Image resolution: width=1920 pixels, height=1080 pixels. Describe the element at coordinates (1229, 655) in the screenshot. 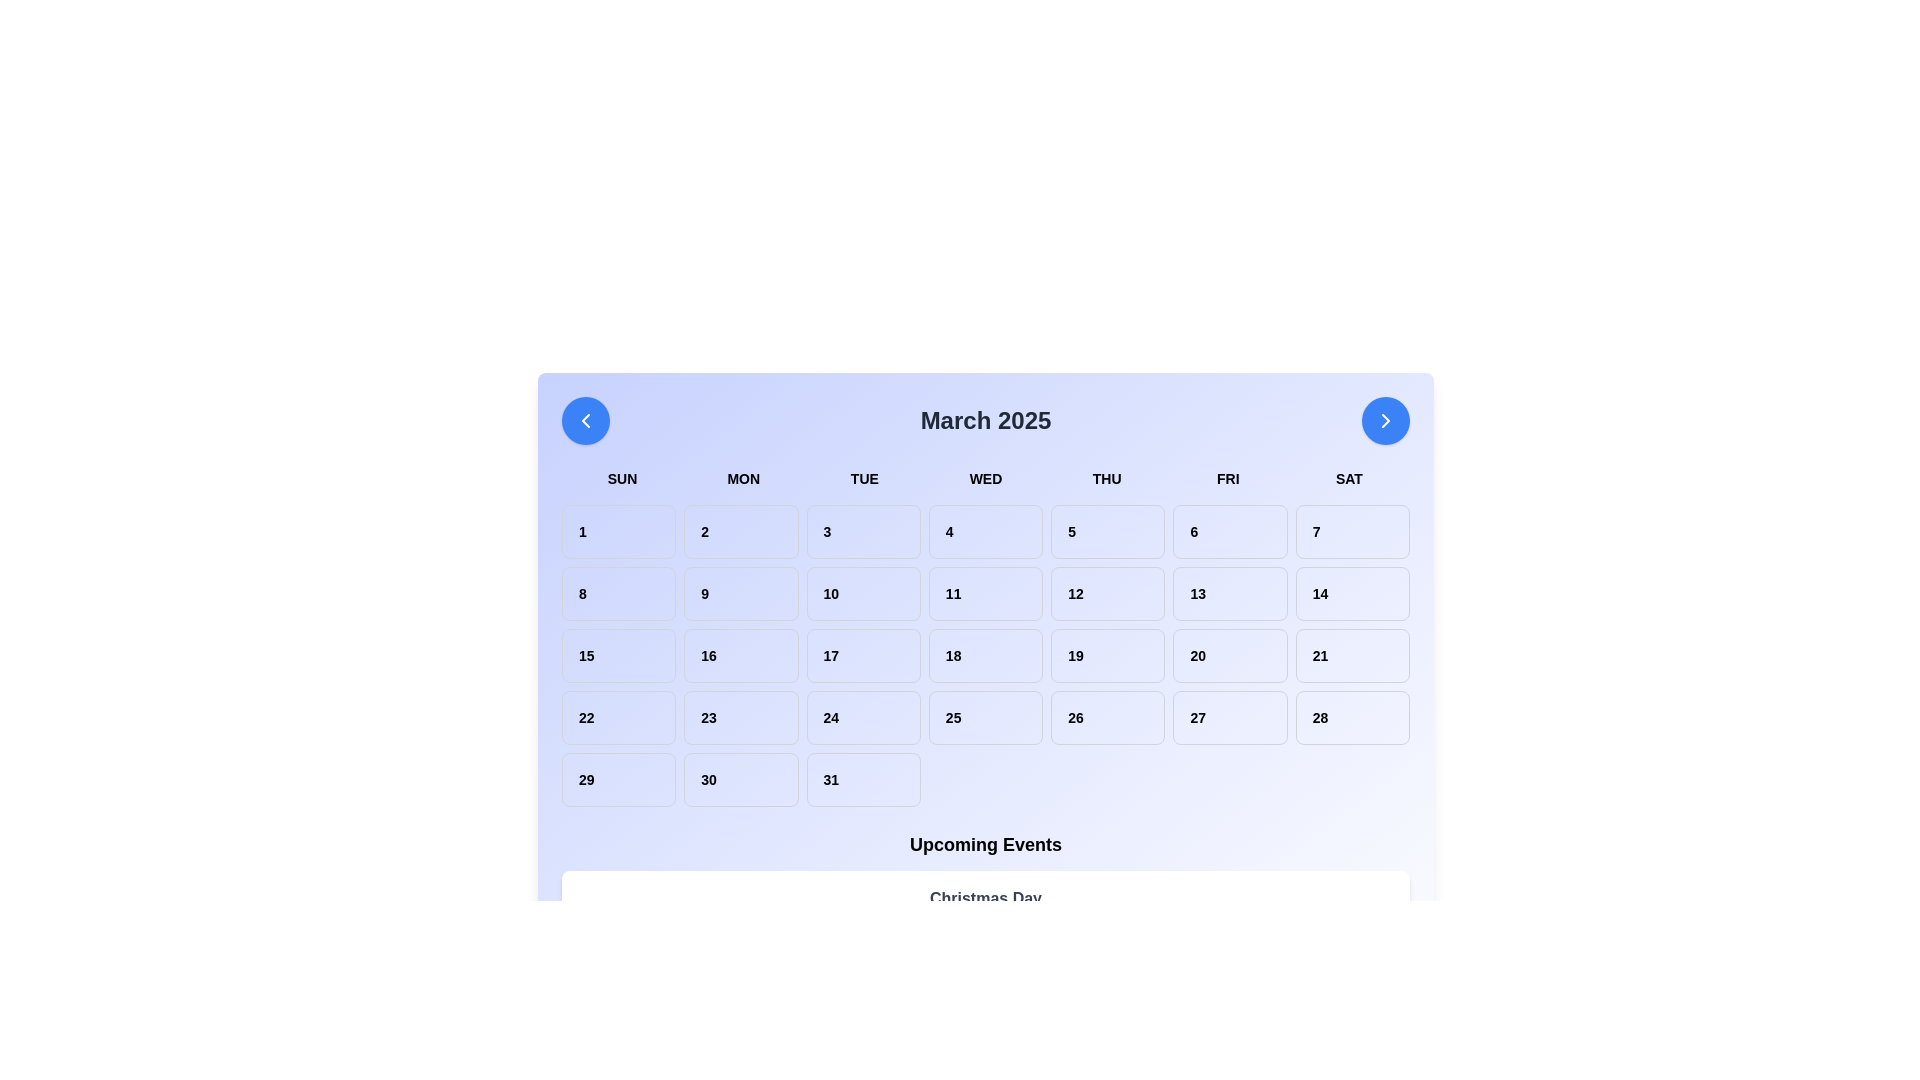

I see `the button displaying the number '20' in the calendar for March 2025` at that location.